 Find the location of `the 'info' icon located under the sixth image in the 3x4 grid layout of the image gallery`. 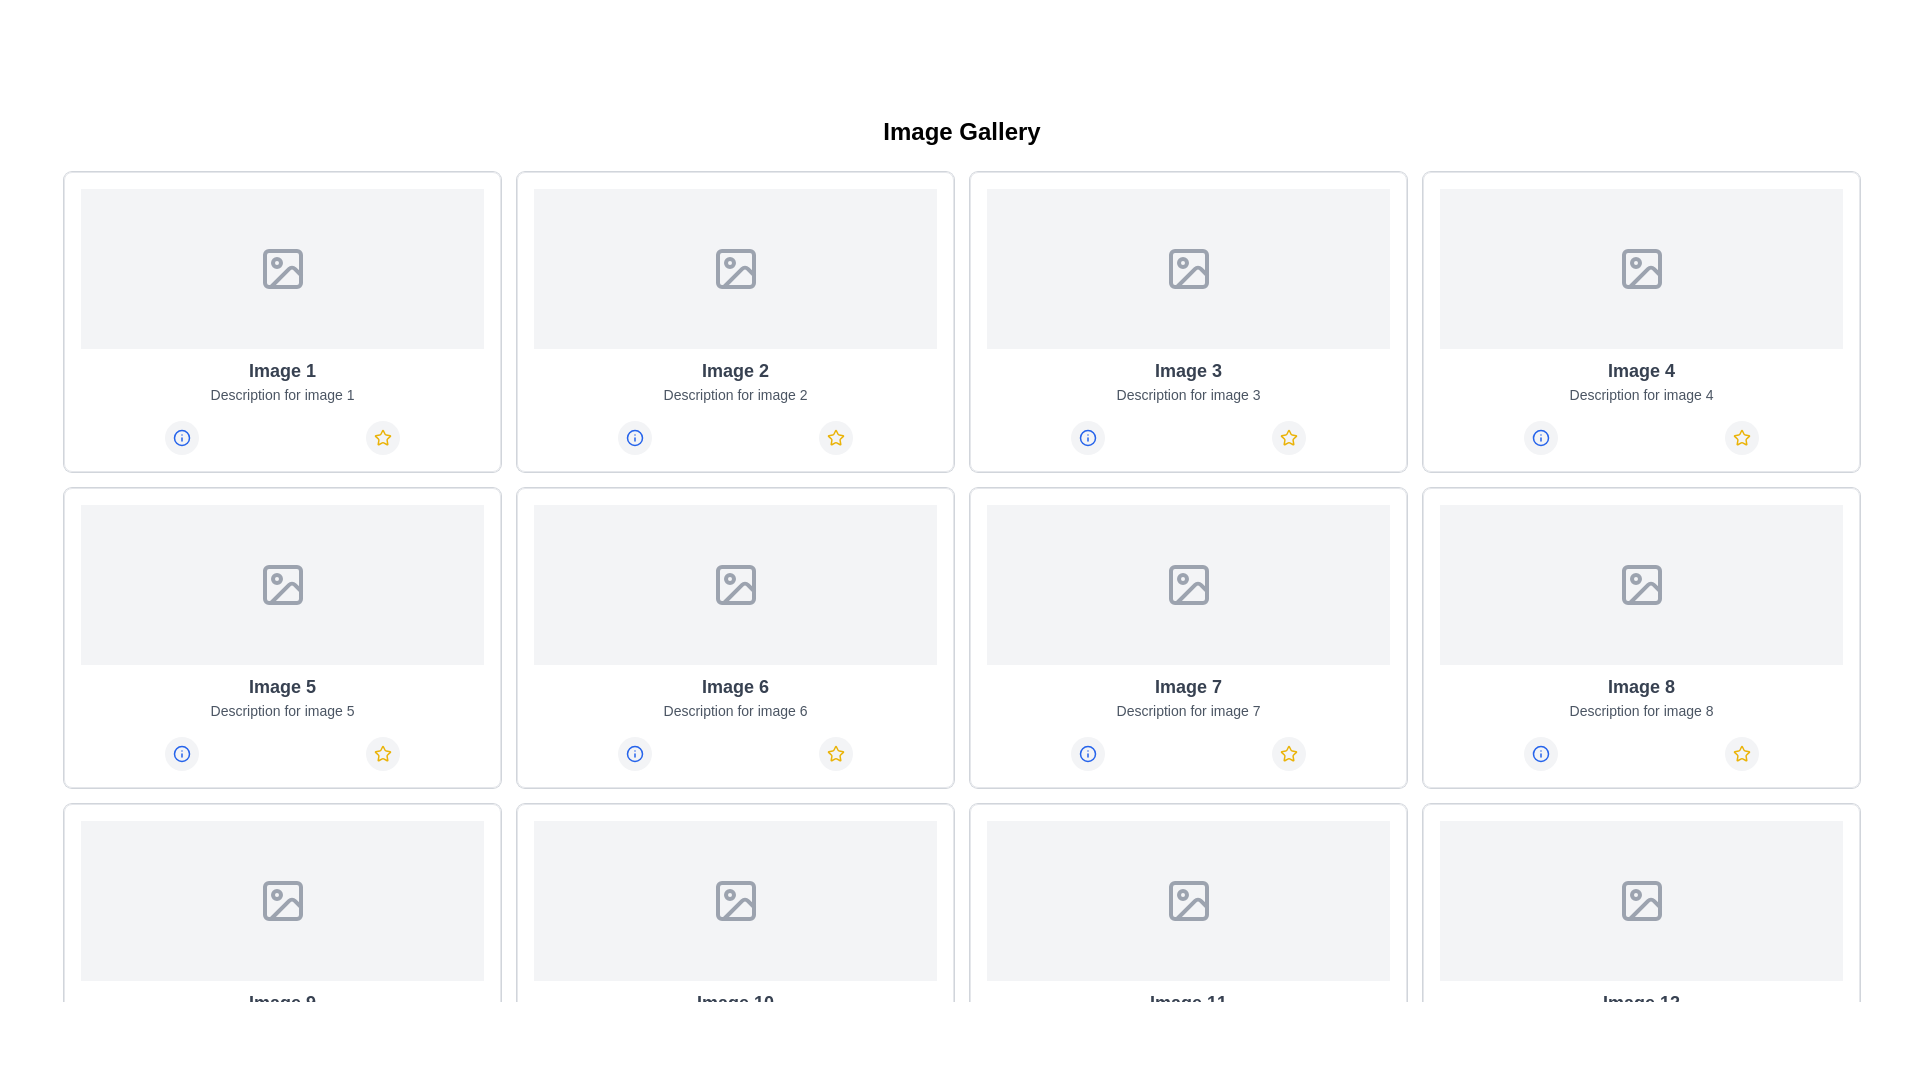

the 'info' icon located under the sixth image in the 3x4 grid layout of the image gallery is located at coordinates (633, 753).